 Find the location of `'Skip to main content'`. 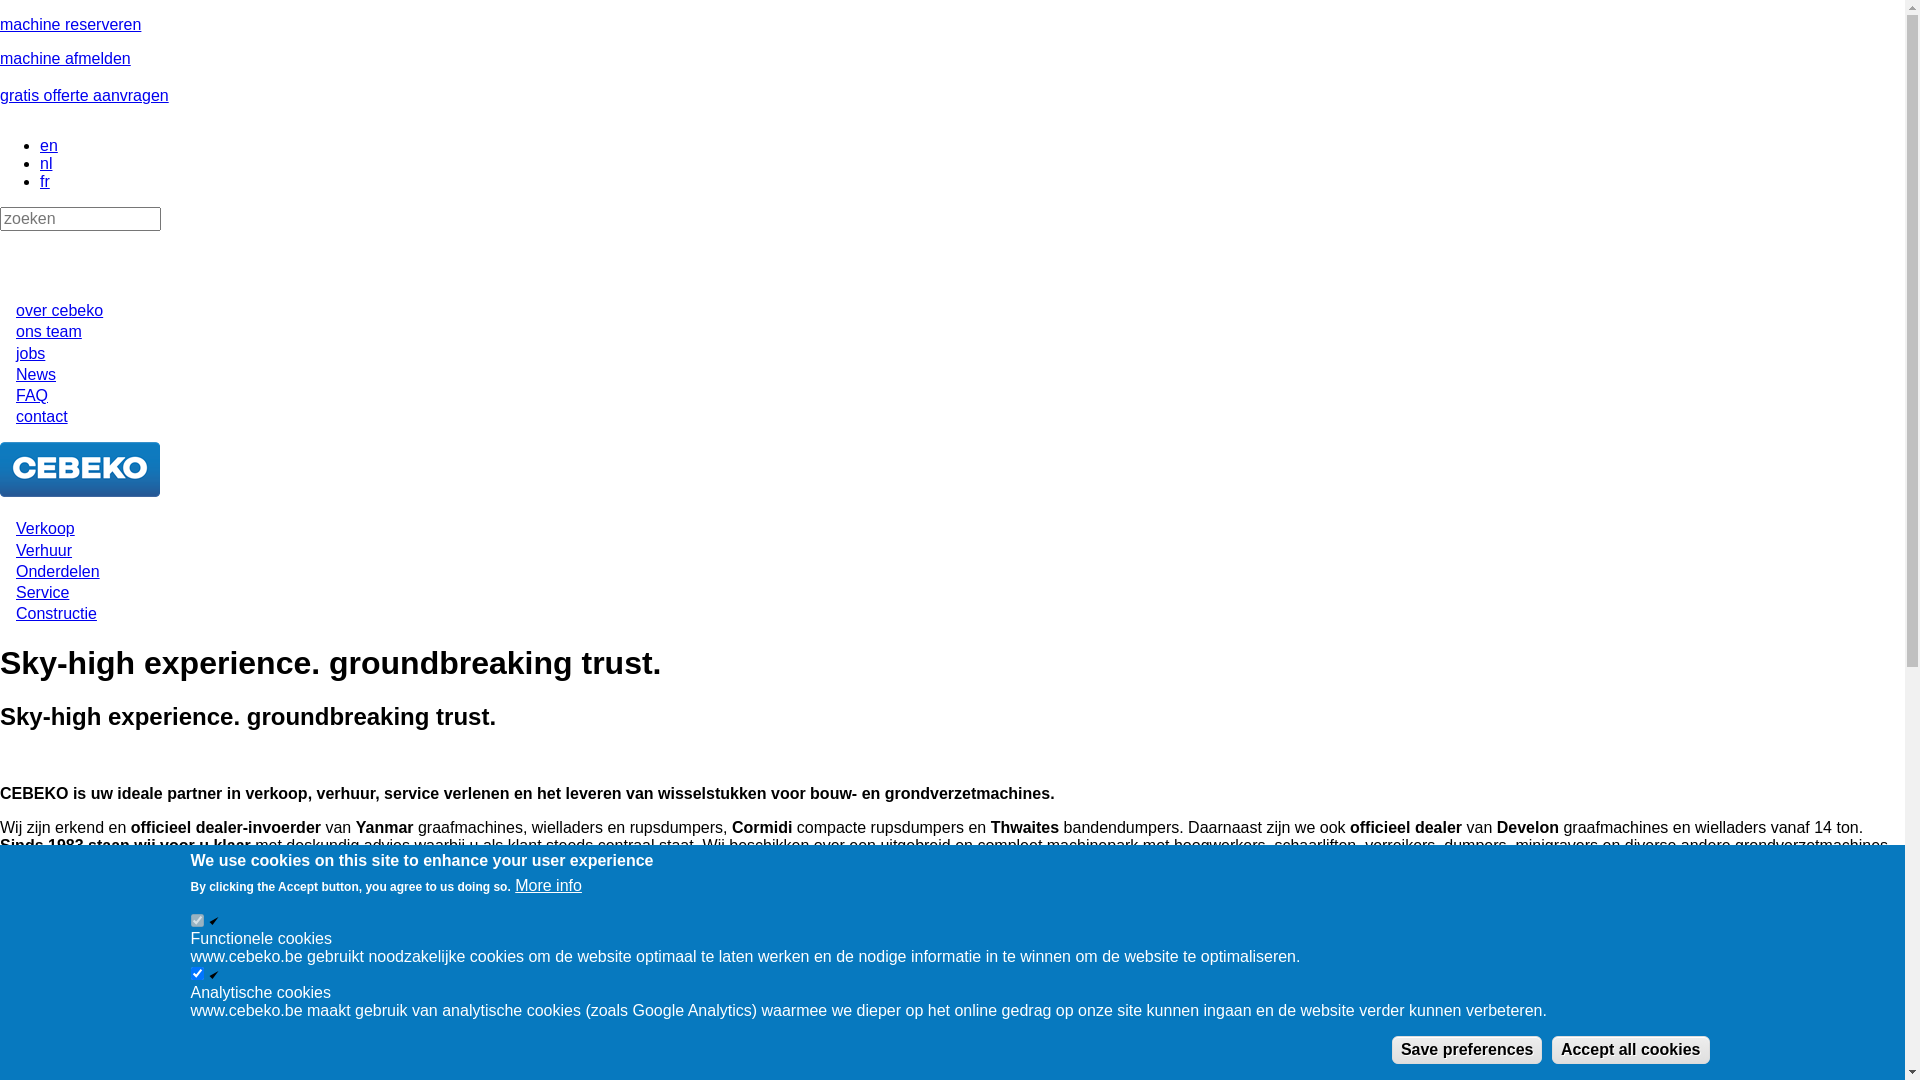

'Skip to main content' is located at coordinates (0, 16).